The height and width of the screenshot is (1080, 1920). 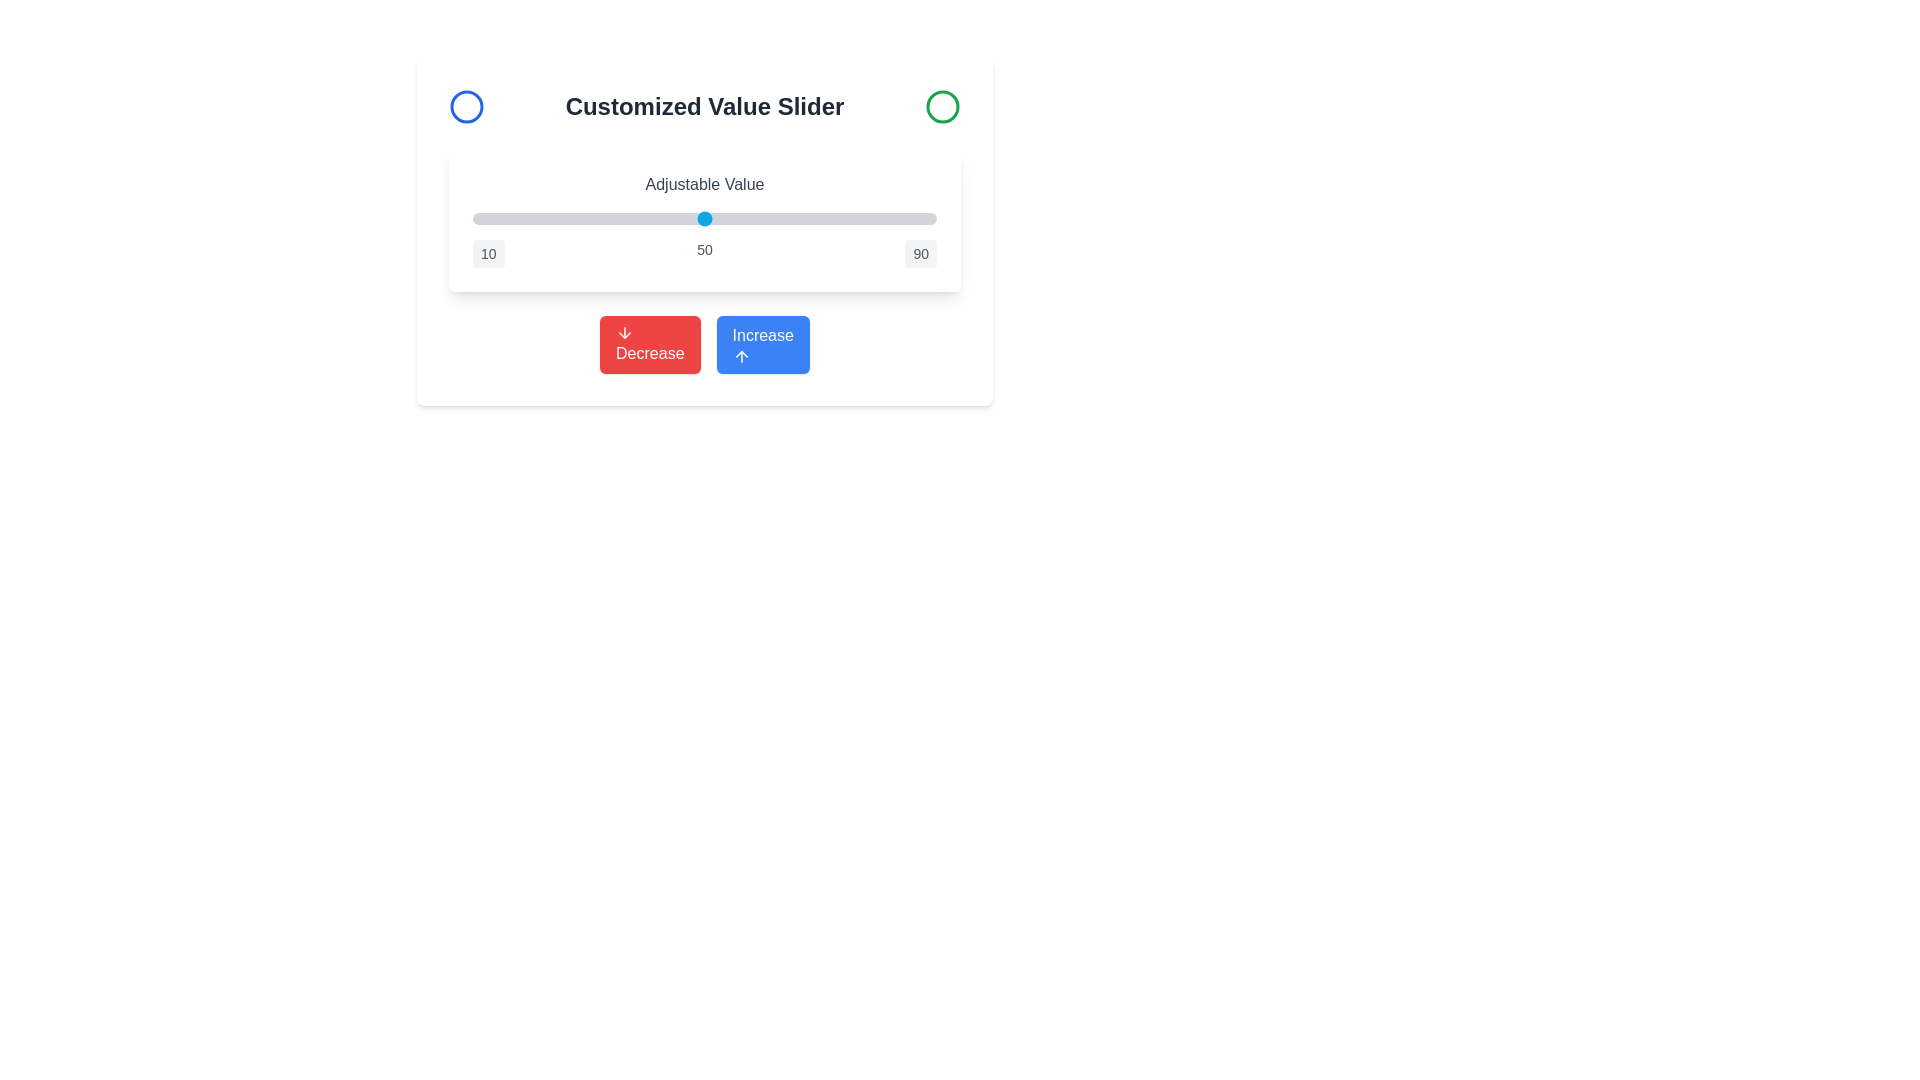 What do you see at coordinates (705, 220) in the screenshot?
I see `the blue circle of the Value Slider Component` at bounding box center [705, 220].